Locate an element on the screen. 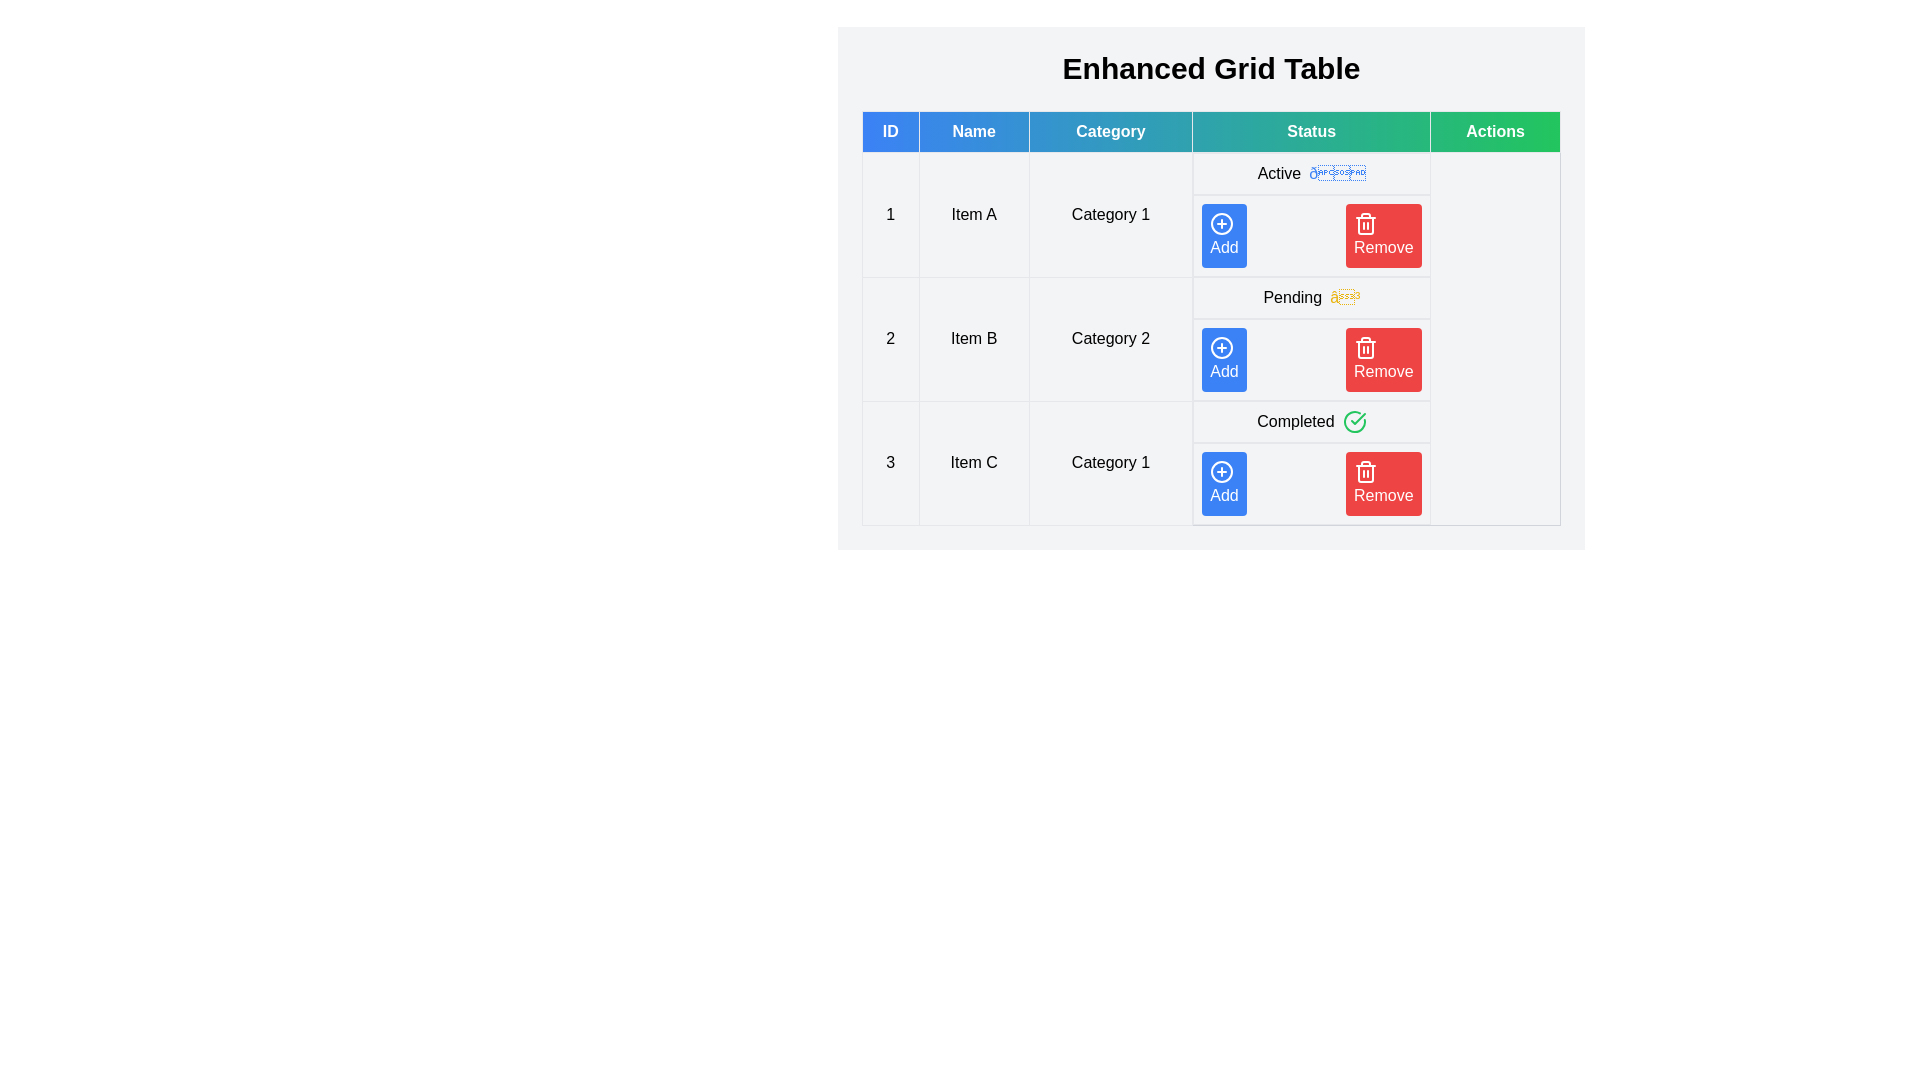 Image resolution: width=1920 pixels, height=1080 pixels. the 'Remove' button for the row corresponding to 2 is located at coordinates (1382, 358).